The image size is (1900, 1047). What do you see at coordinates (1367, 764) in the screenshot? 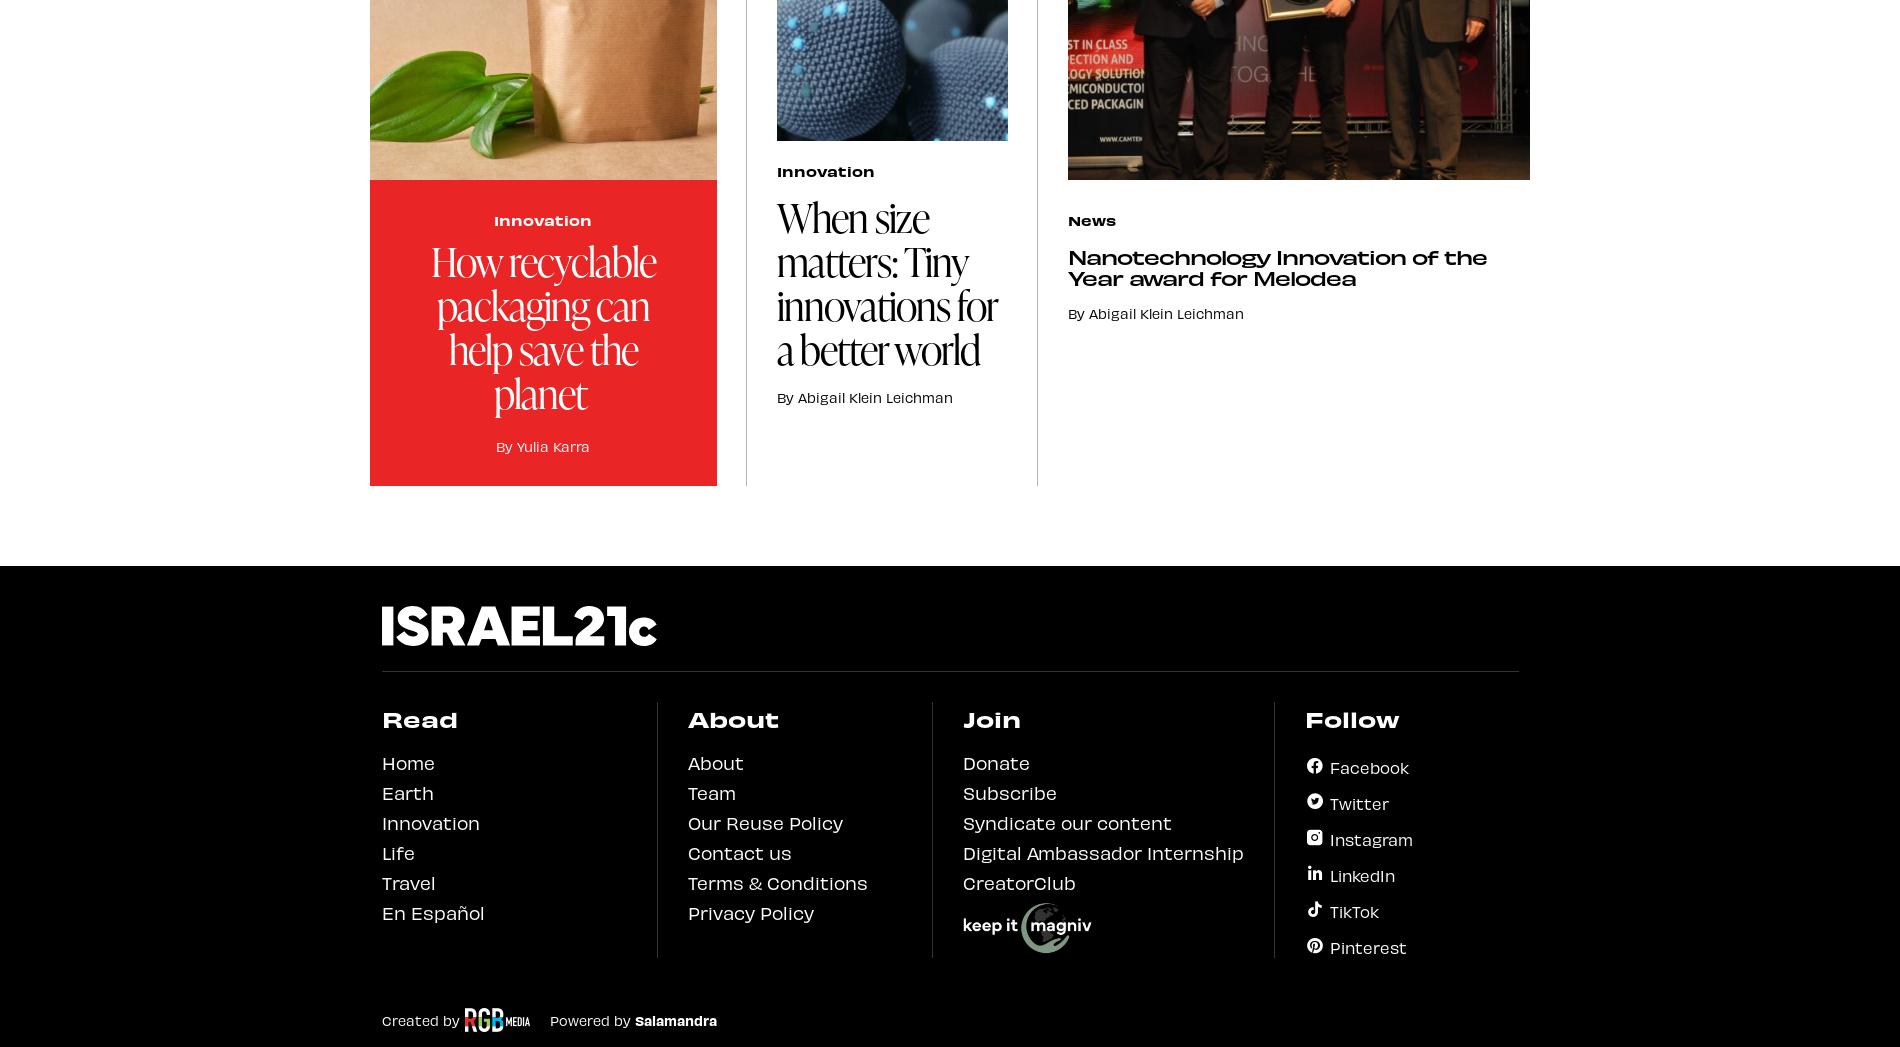
I see `'Facebook'` at bounding box center [1367, 764].